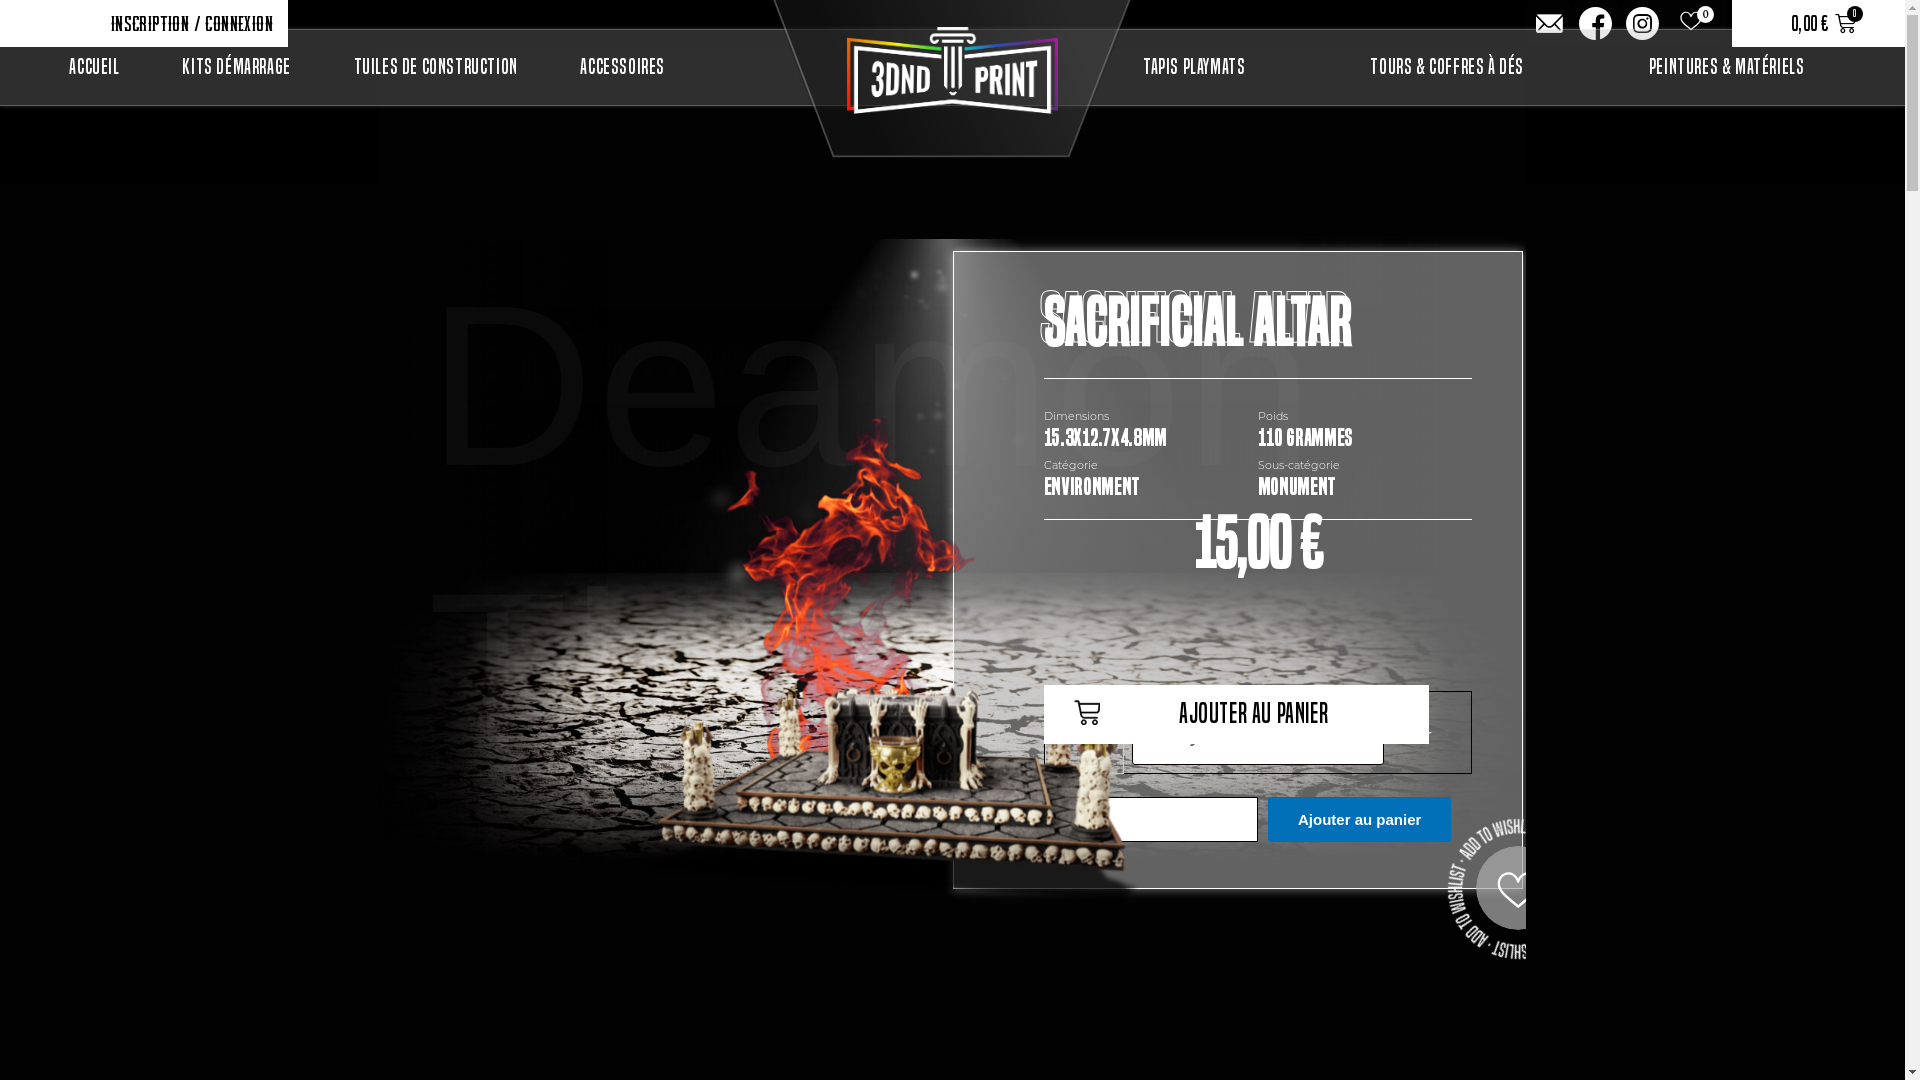  Describe the element at coordinates (187, 23) in the screenshot. I see `'Inscription / Connexion'` at that location.